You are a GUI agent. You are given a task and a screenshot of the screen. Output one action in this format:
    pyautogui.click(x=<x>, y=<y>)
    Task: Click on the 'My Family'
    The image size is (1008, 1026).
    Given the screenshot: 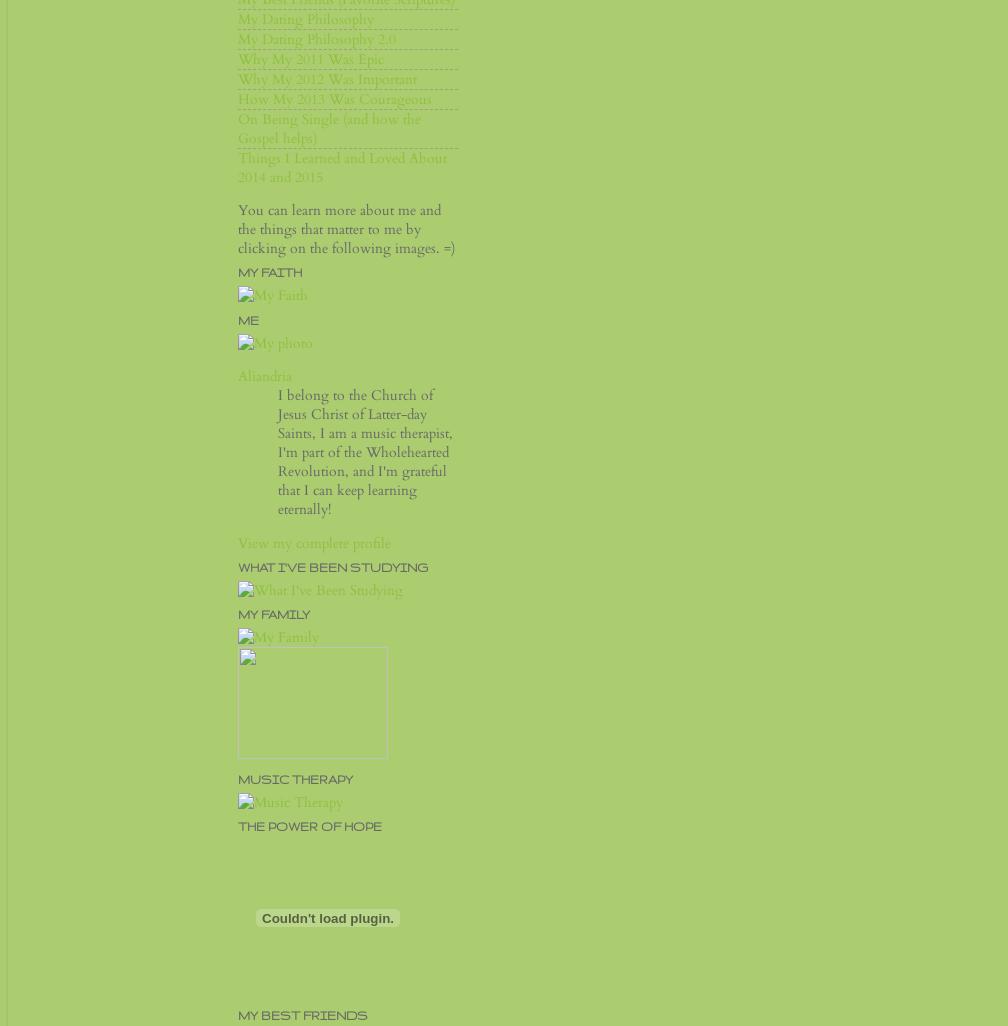 What is the action you would take?
    pyautogui.click(x=273, y=612)
    